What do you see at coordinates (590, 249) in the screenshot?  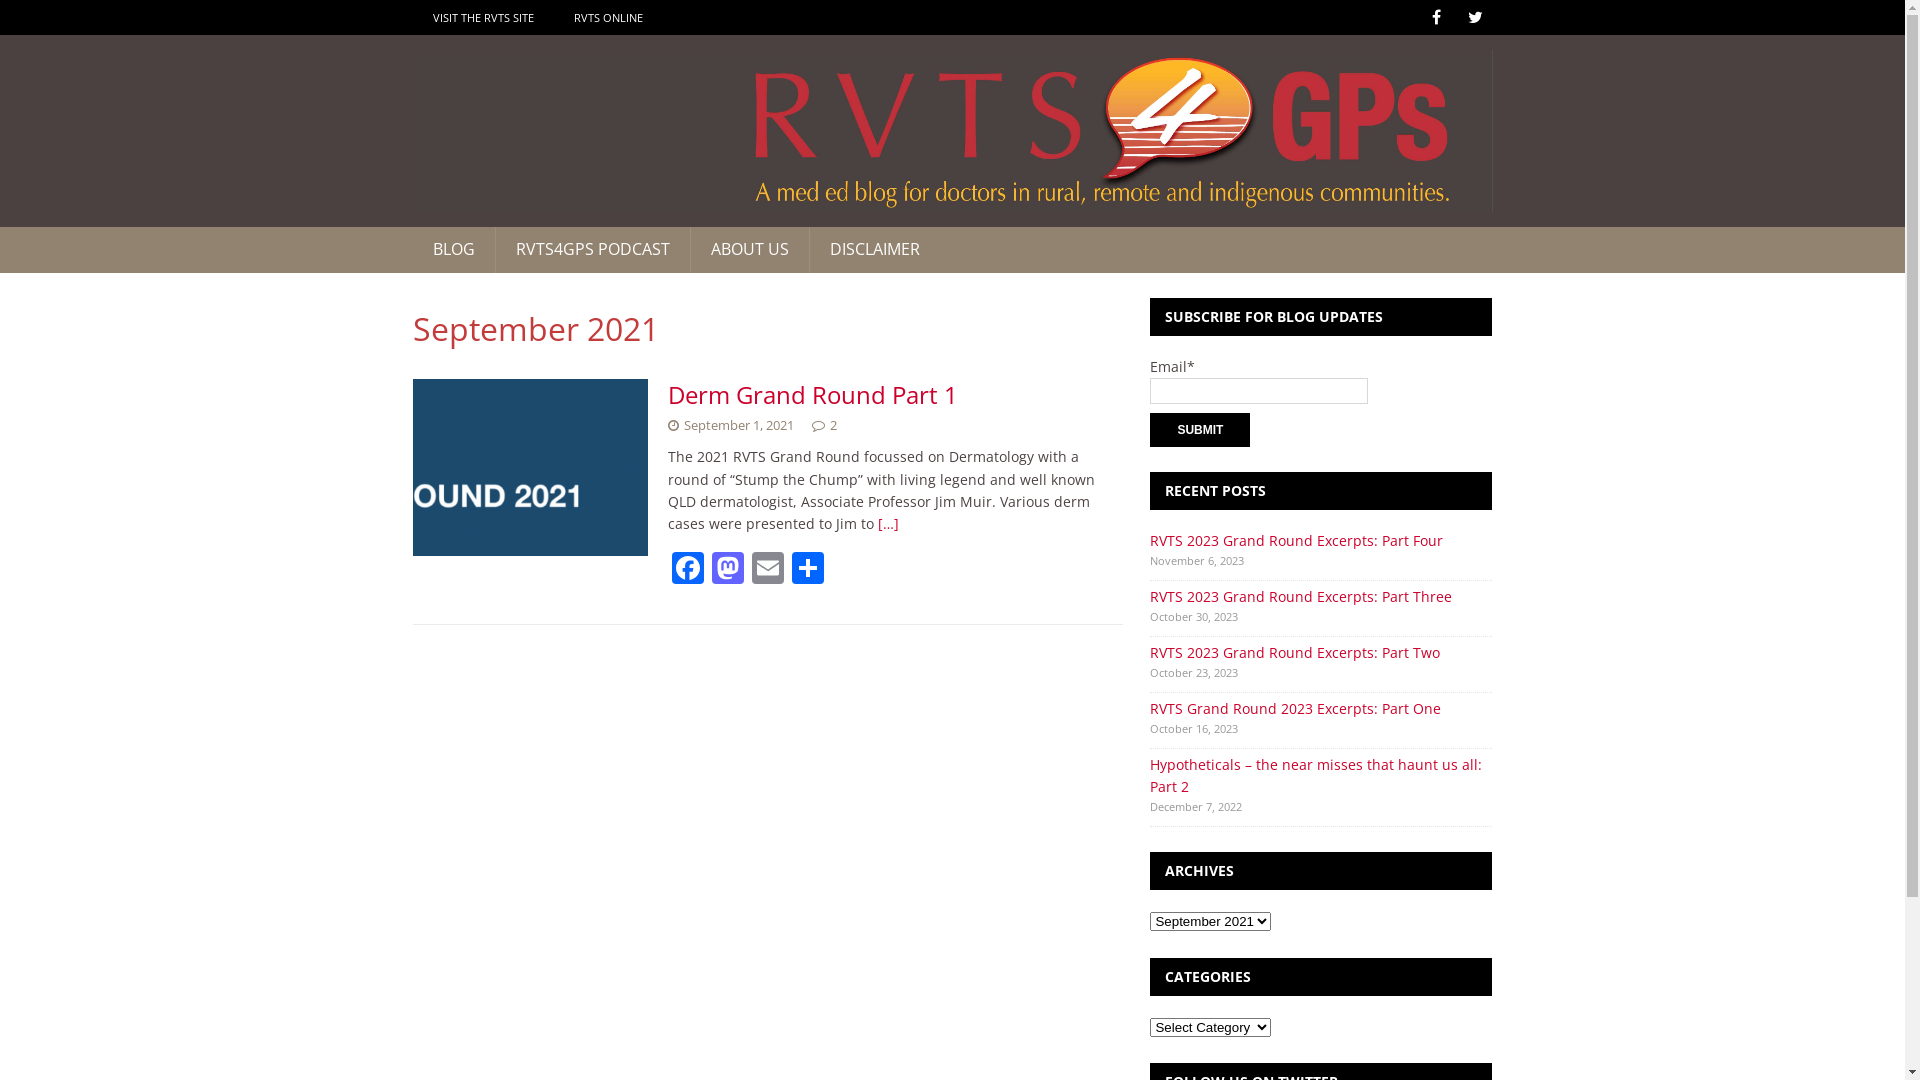 I see `'RVTS4GPS PODCAST'` at bounding box center [590, 249].